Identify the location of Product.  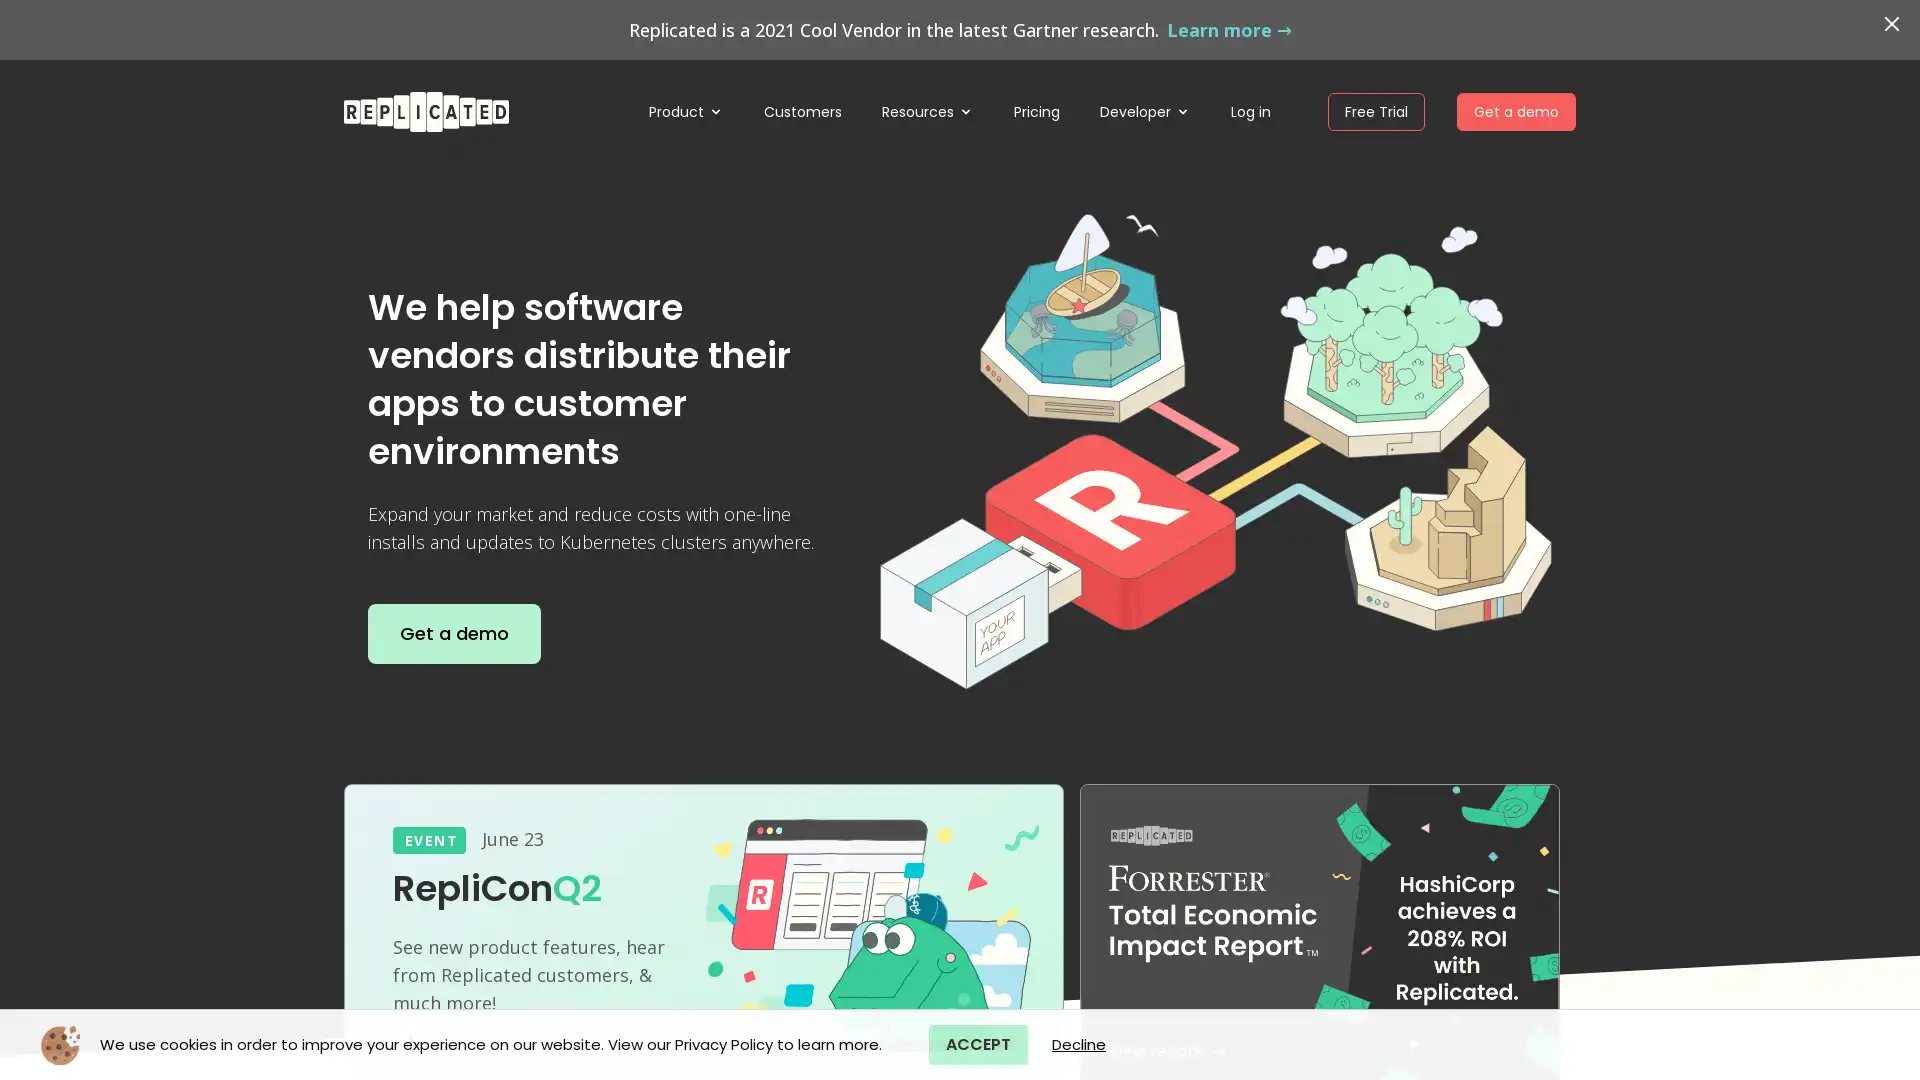
(686, 111).